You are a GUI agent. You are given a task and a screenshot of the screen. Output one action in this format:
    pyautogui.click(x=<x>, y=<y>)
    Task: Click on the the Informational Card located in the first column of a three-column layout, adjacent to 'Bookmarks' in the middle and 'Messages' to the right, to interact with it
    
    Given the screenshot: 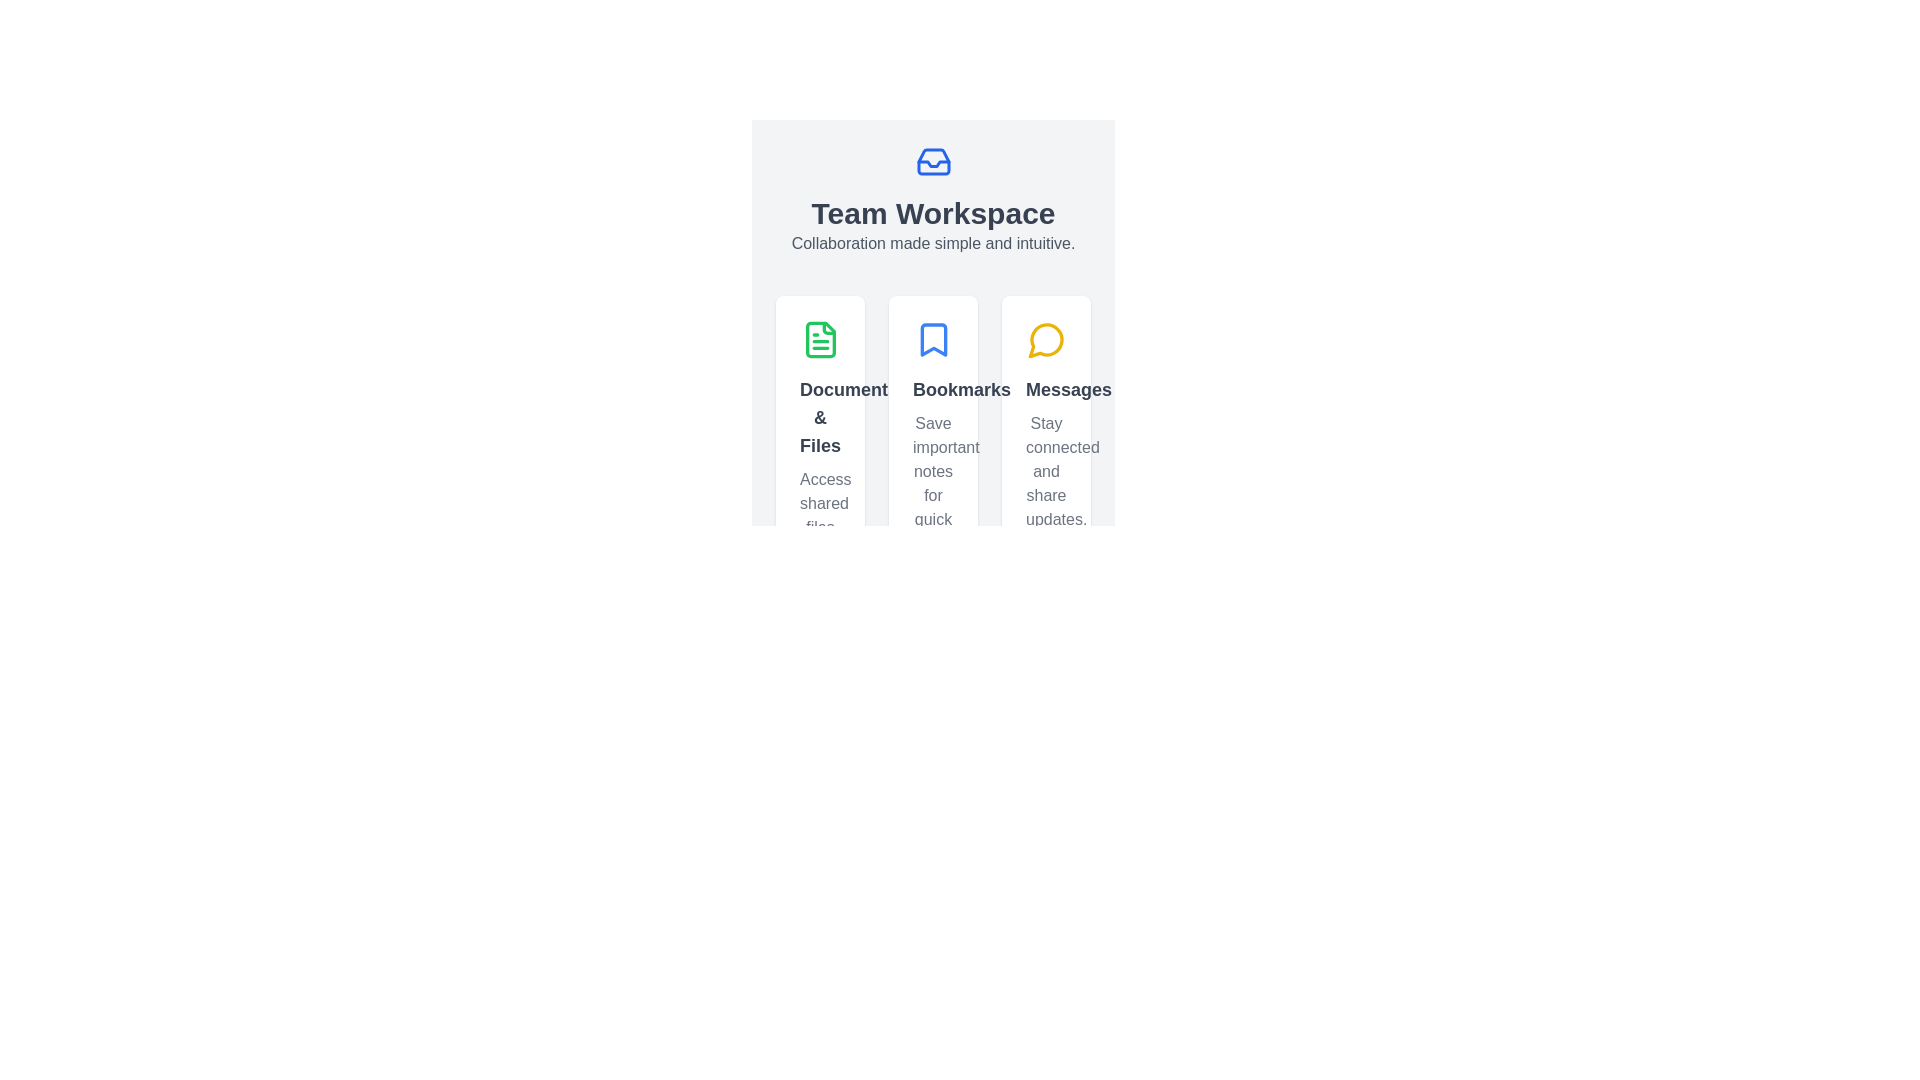 What is the action you would take?
    pyautogui.click(x=820, y=489)
    